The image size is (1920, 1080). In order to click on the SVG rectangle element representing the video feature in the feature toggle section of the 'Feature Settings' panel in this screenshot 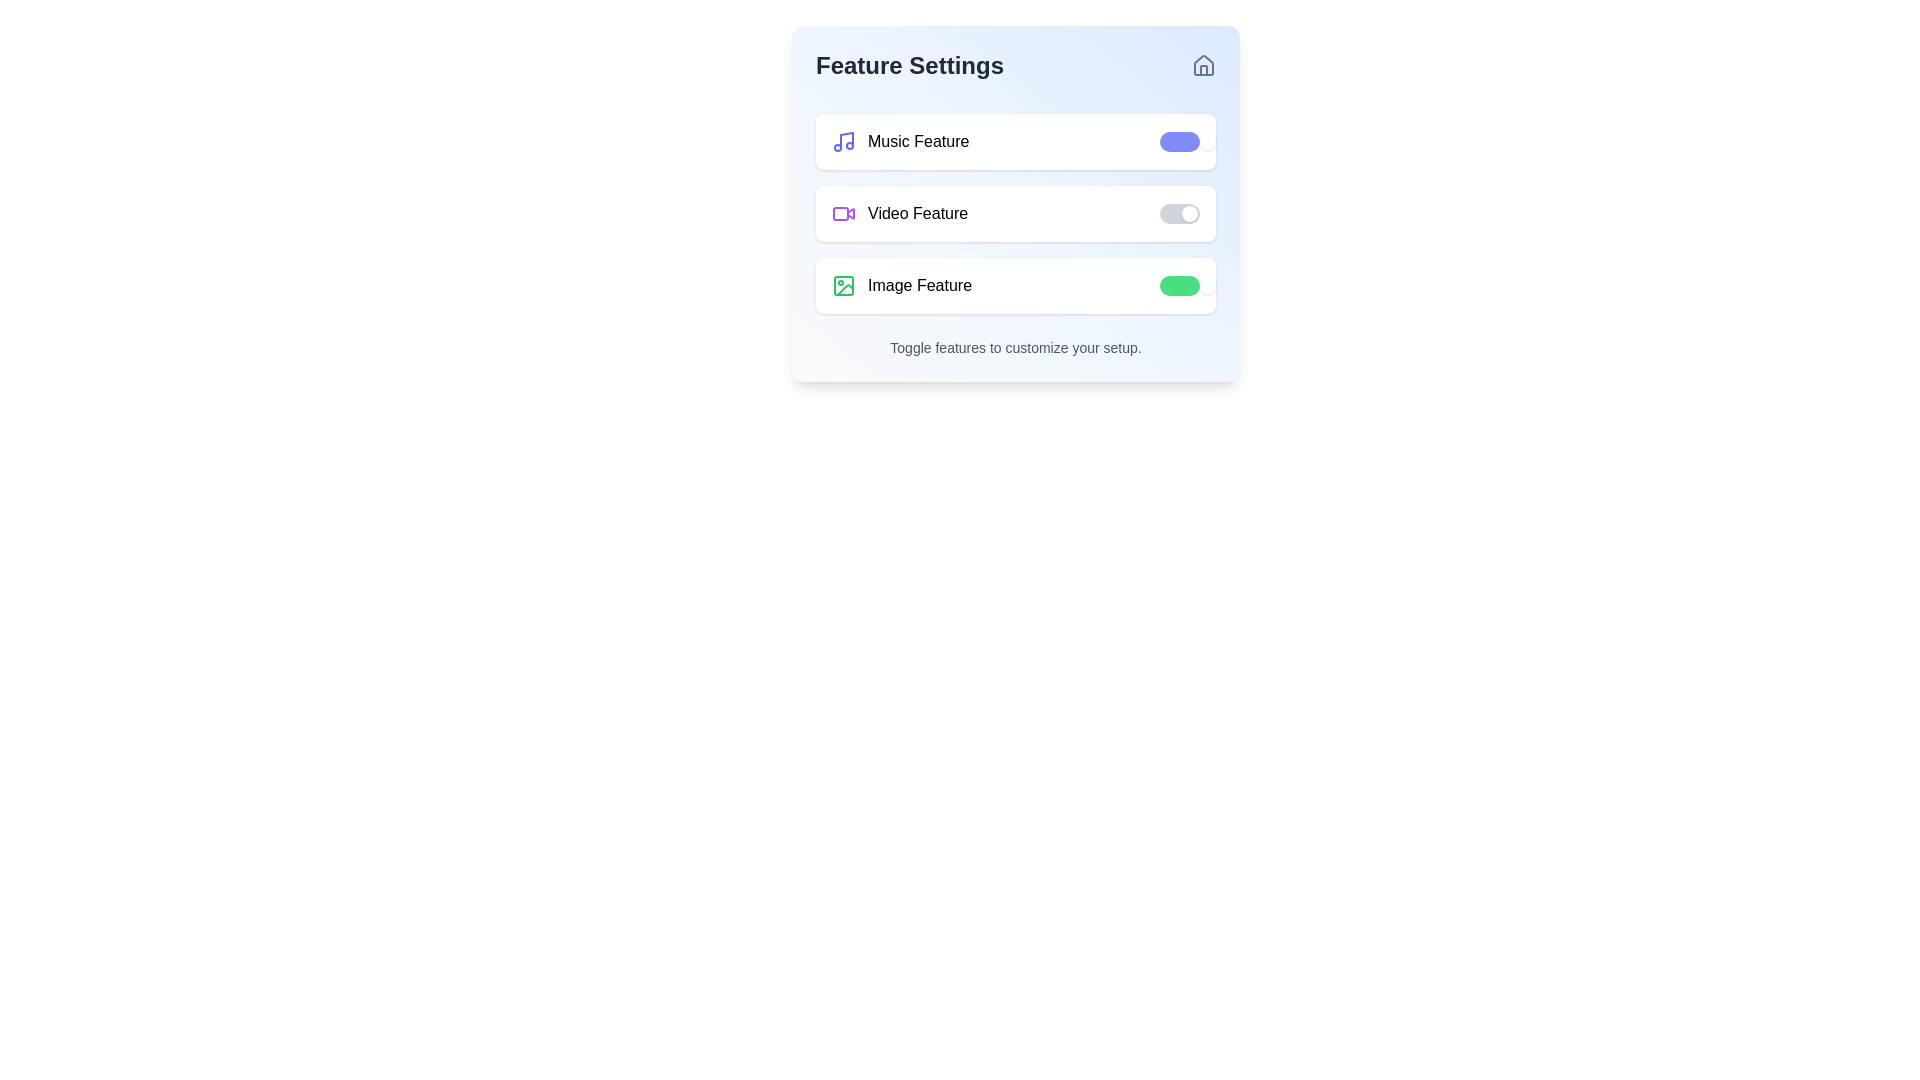, I will do `click(840, 213)`.